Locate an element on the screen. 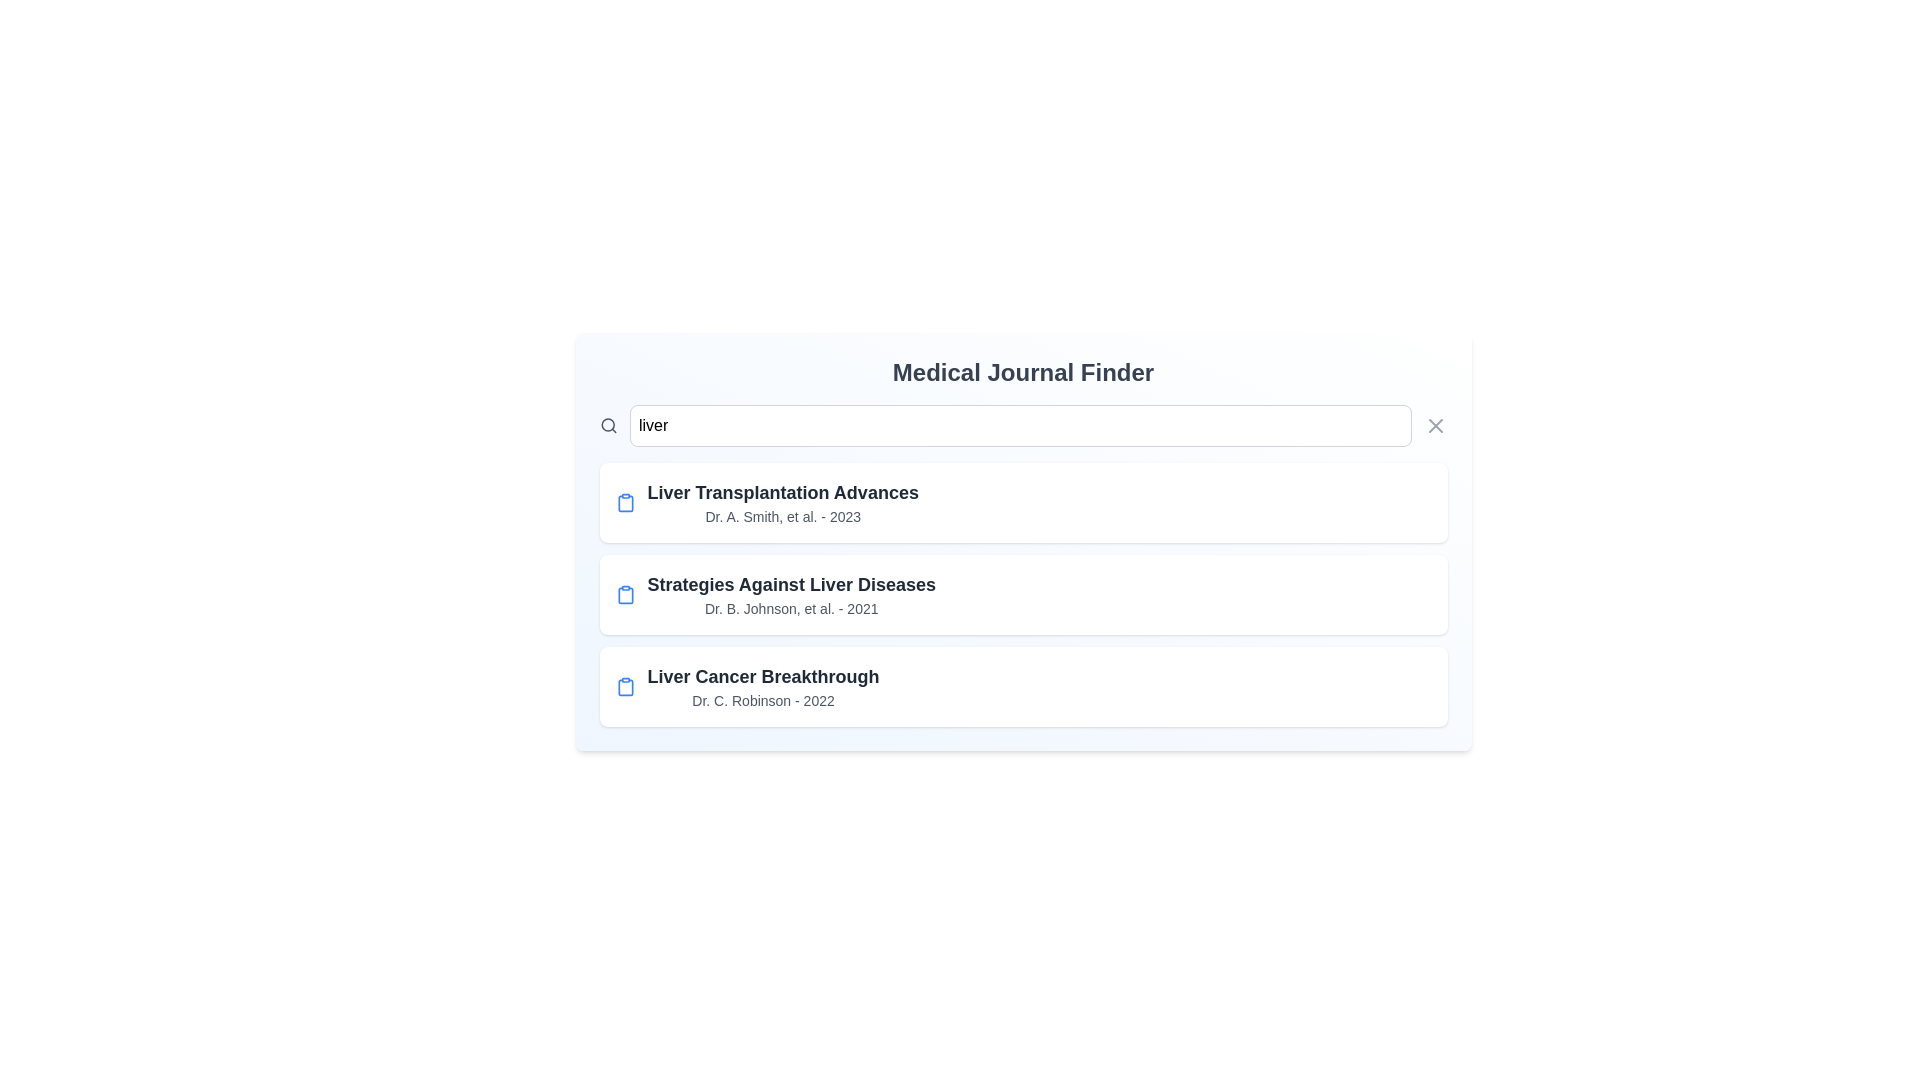 The width and height of the screenshot is (1920, 1080). the medical journal entry card located centrally in the interface is located at coordinates (1023, 593).